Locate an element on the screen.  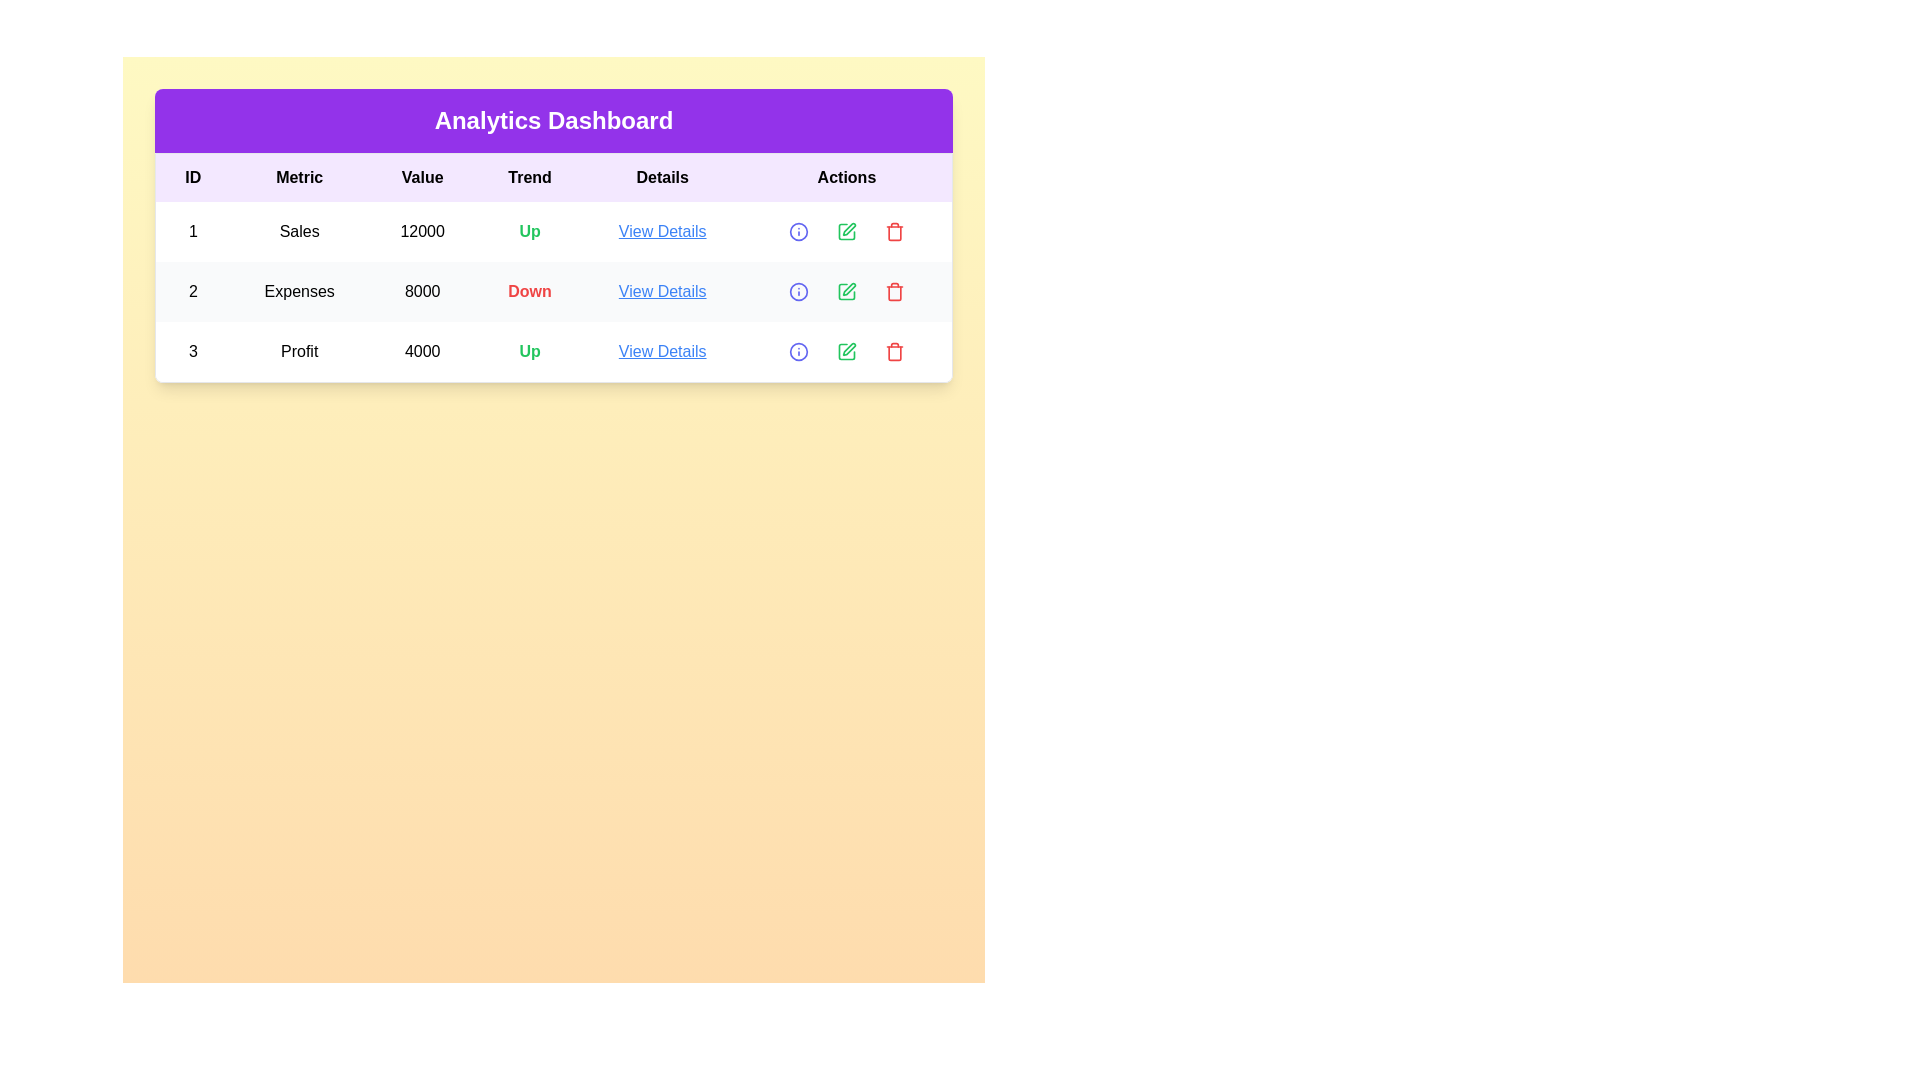
the text label indicating a positive state or trend, which is centrally positioned in the 'Trend' column of the third row in the table is located at coordinates (530, 350).